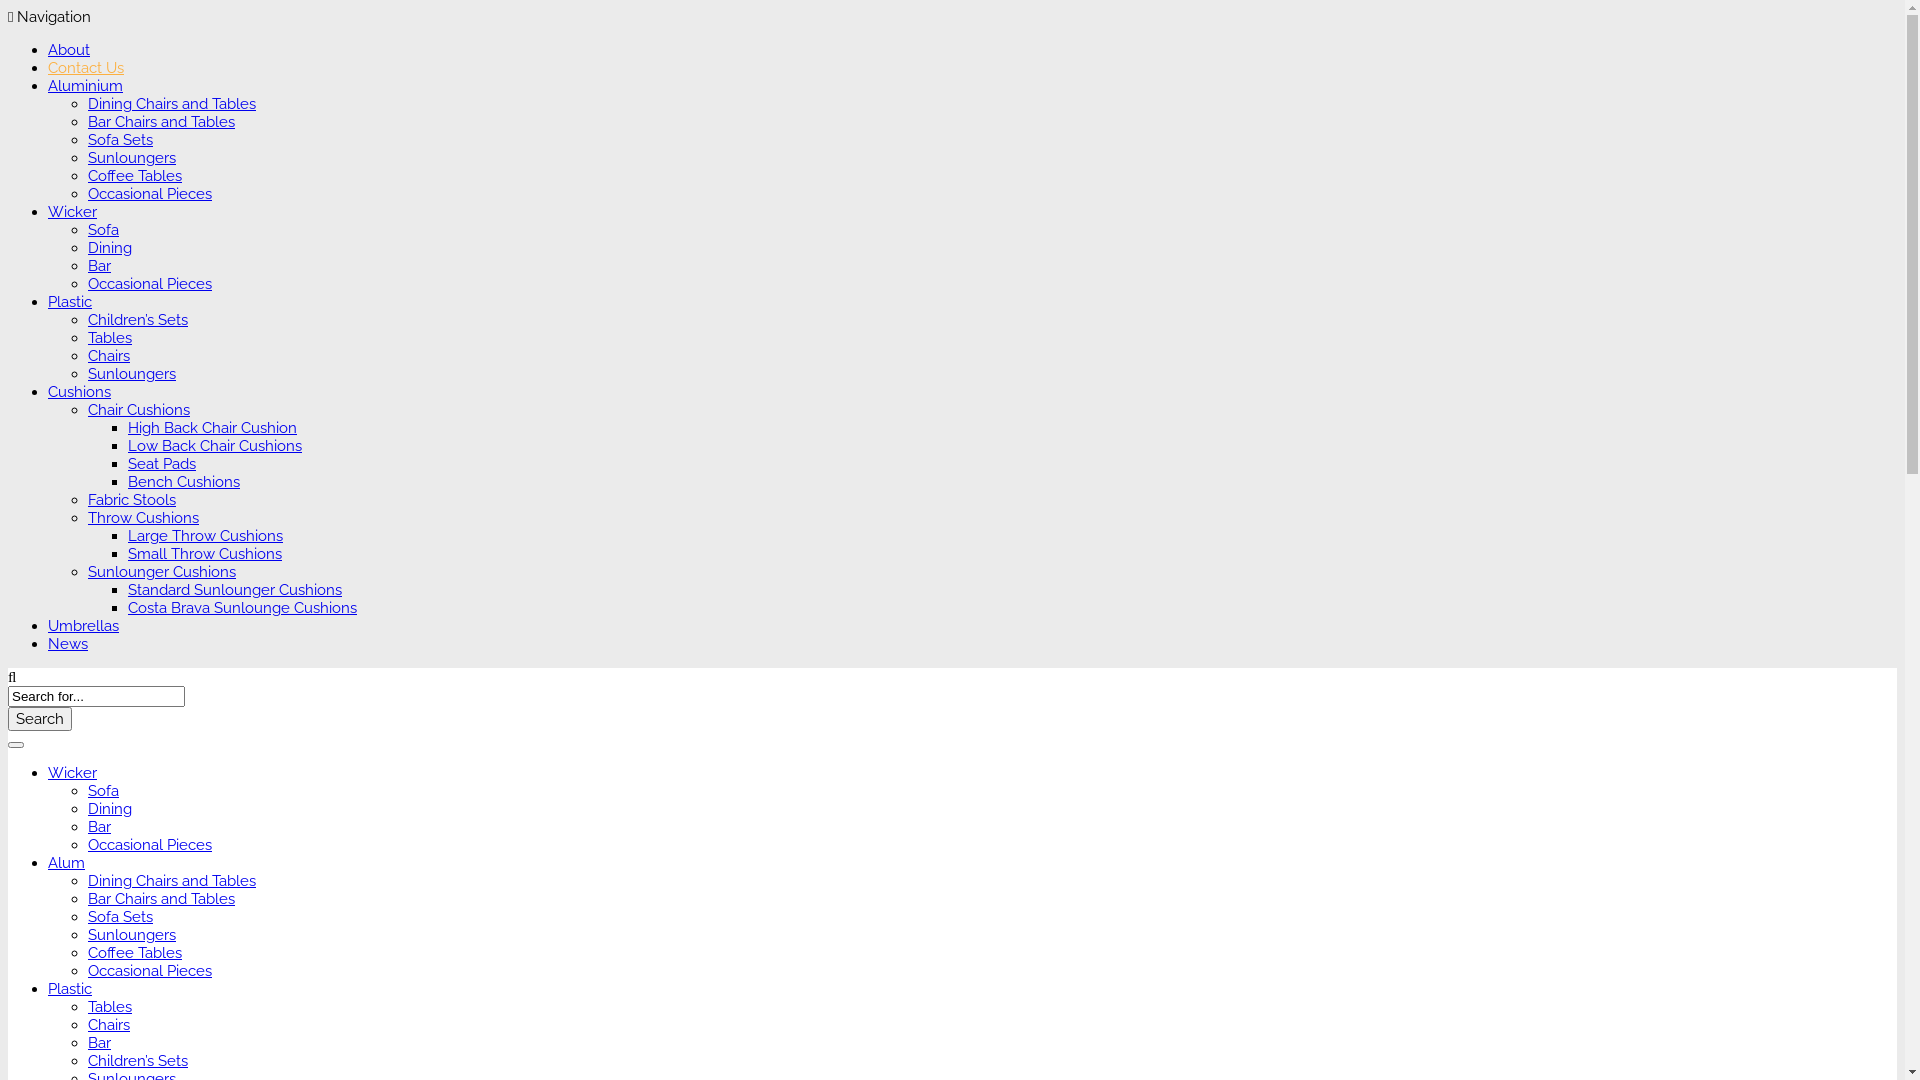 This screenshot has height=1080, width=1920. Describe the element at coordinates (82, 624) in the screenshot. I see `'Umbrellas'` at that location.